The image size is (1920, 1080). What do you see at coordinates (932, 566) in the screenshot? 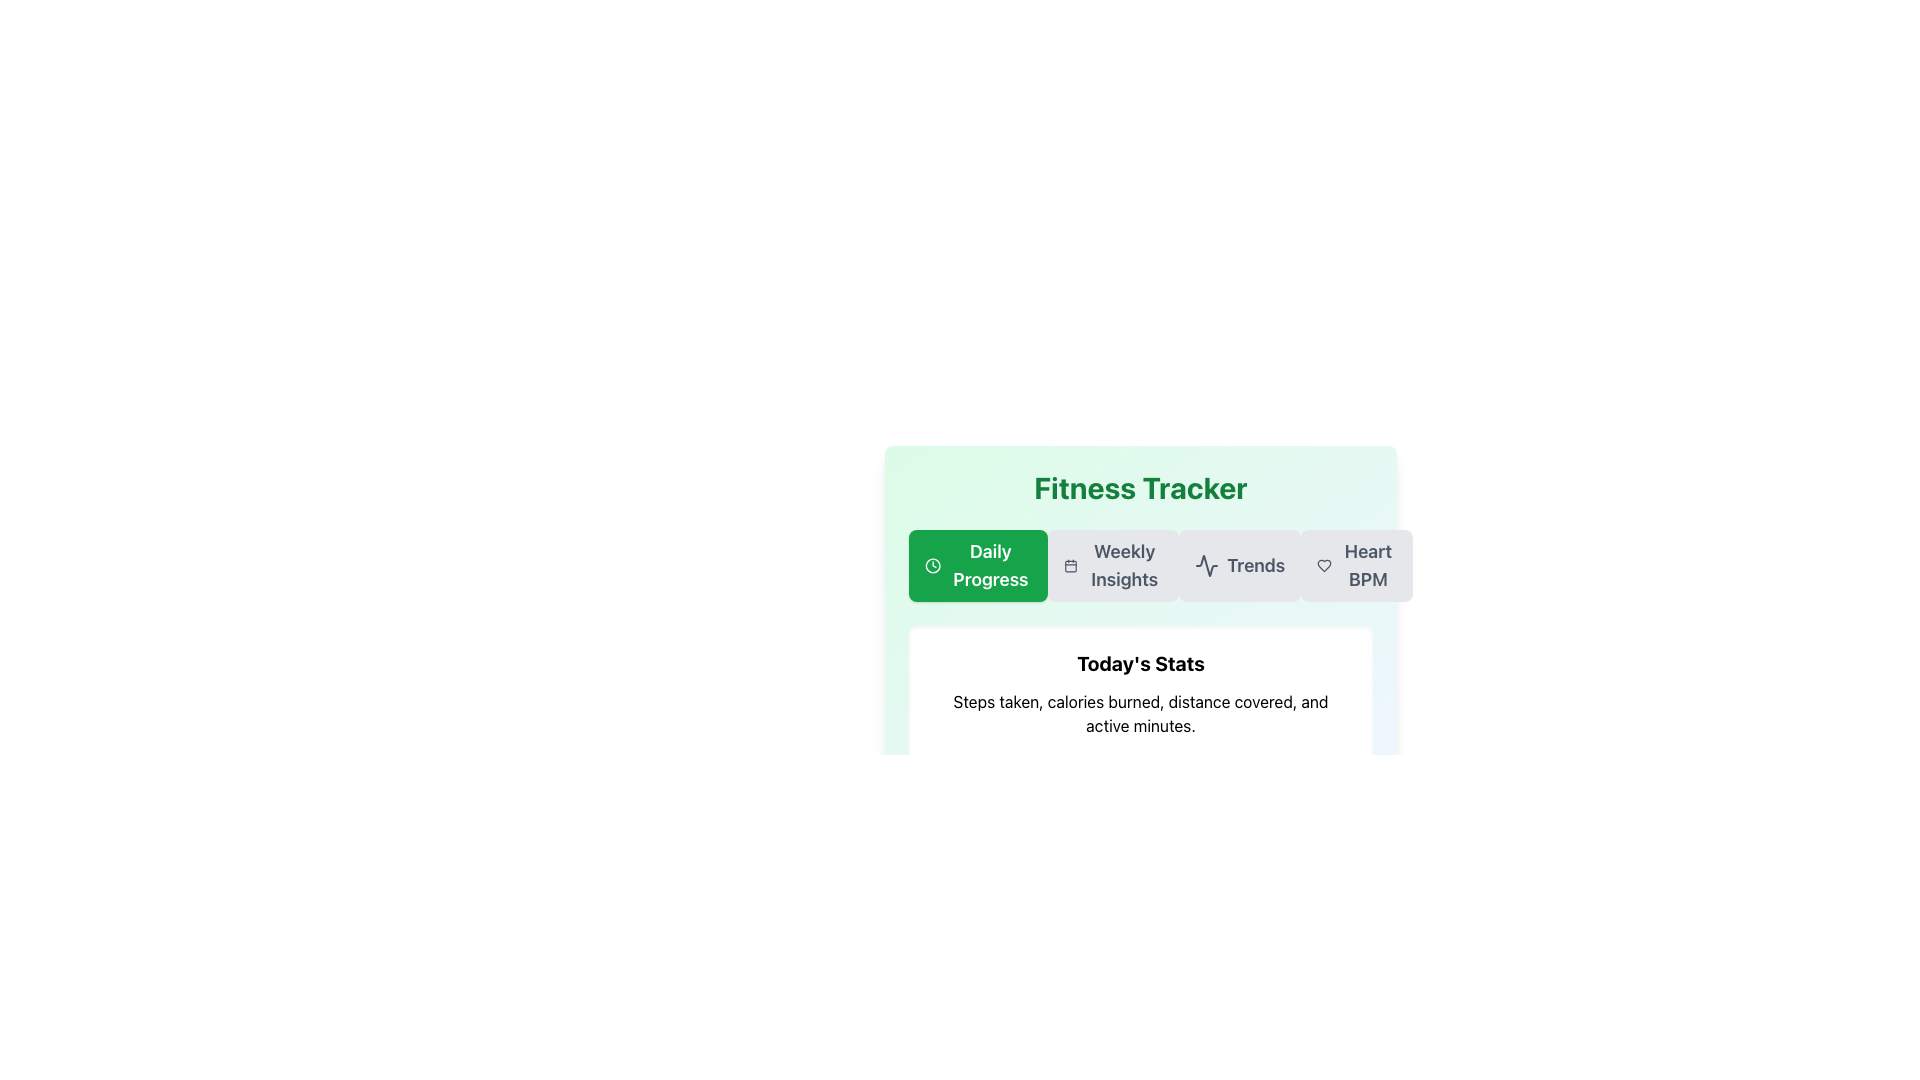
I see `the Circular graphic within the SVG that visually represents the 'Daily Progress' section of the clock icon in the menu header` at bounding box center [932, 566].